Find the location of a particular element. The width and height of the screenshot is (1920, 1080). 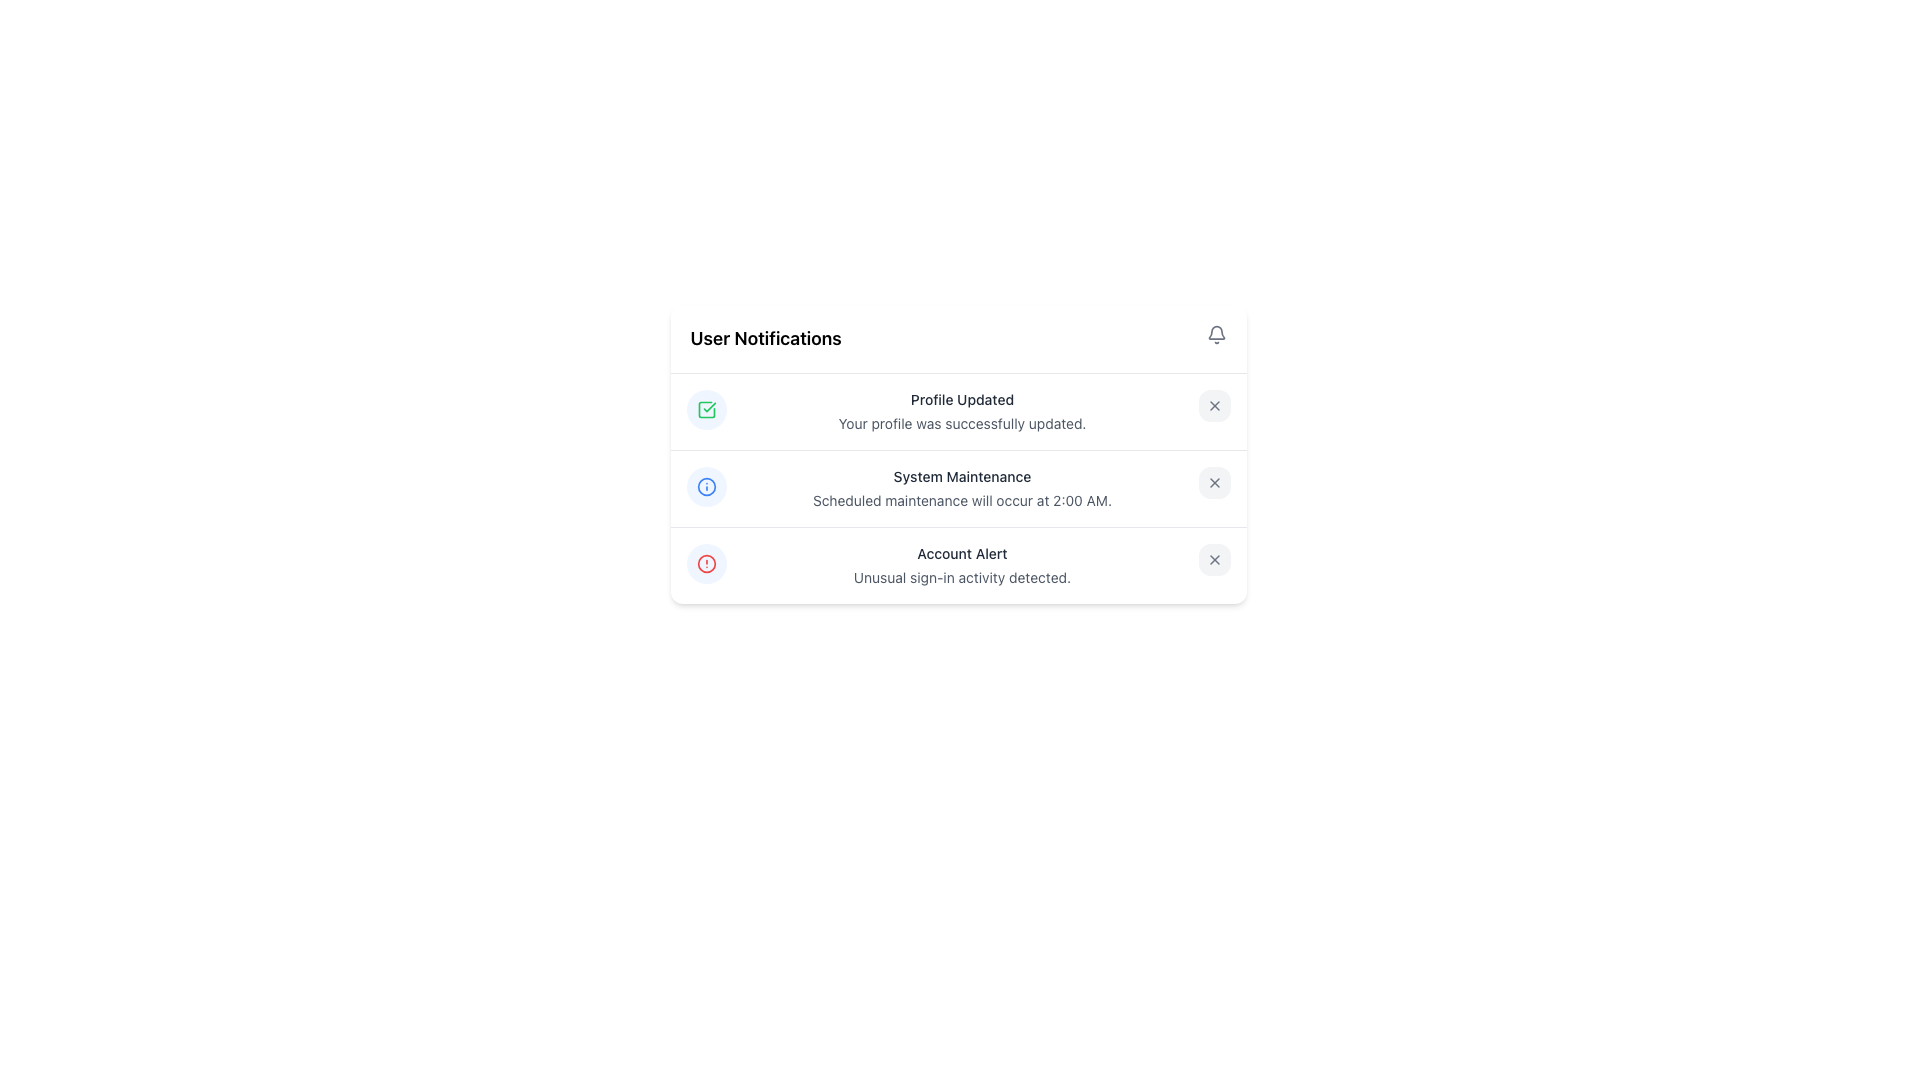

the first circular icon in the notifications list is located at coordinates (706, 408).